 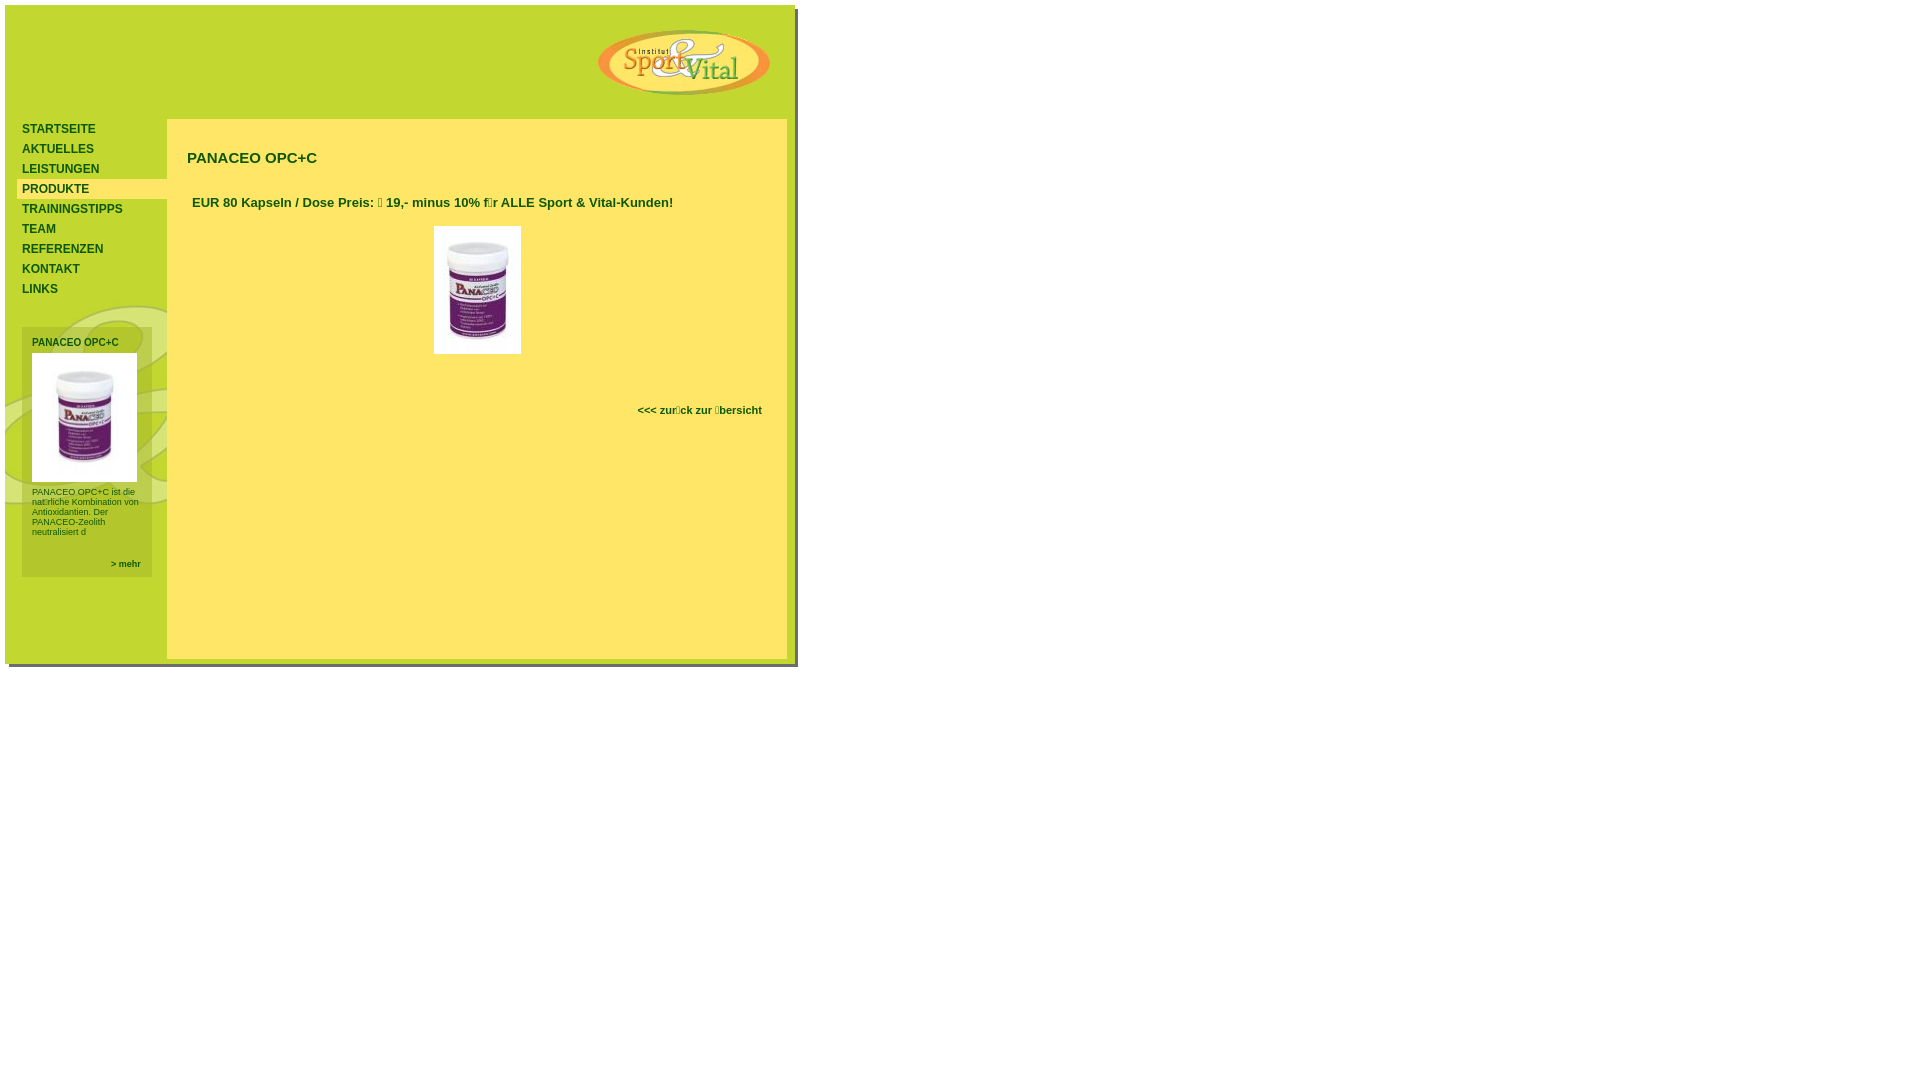 I want to click on 'LINKS', so click(x=90, y=289).